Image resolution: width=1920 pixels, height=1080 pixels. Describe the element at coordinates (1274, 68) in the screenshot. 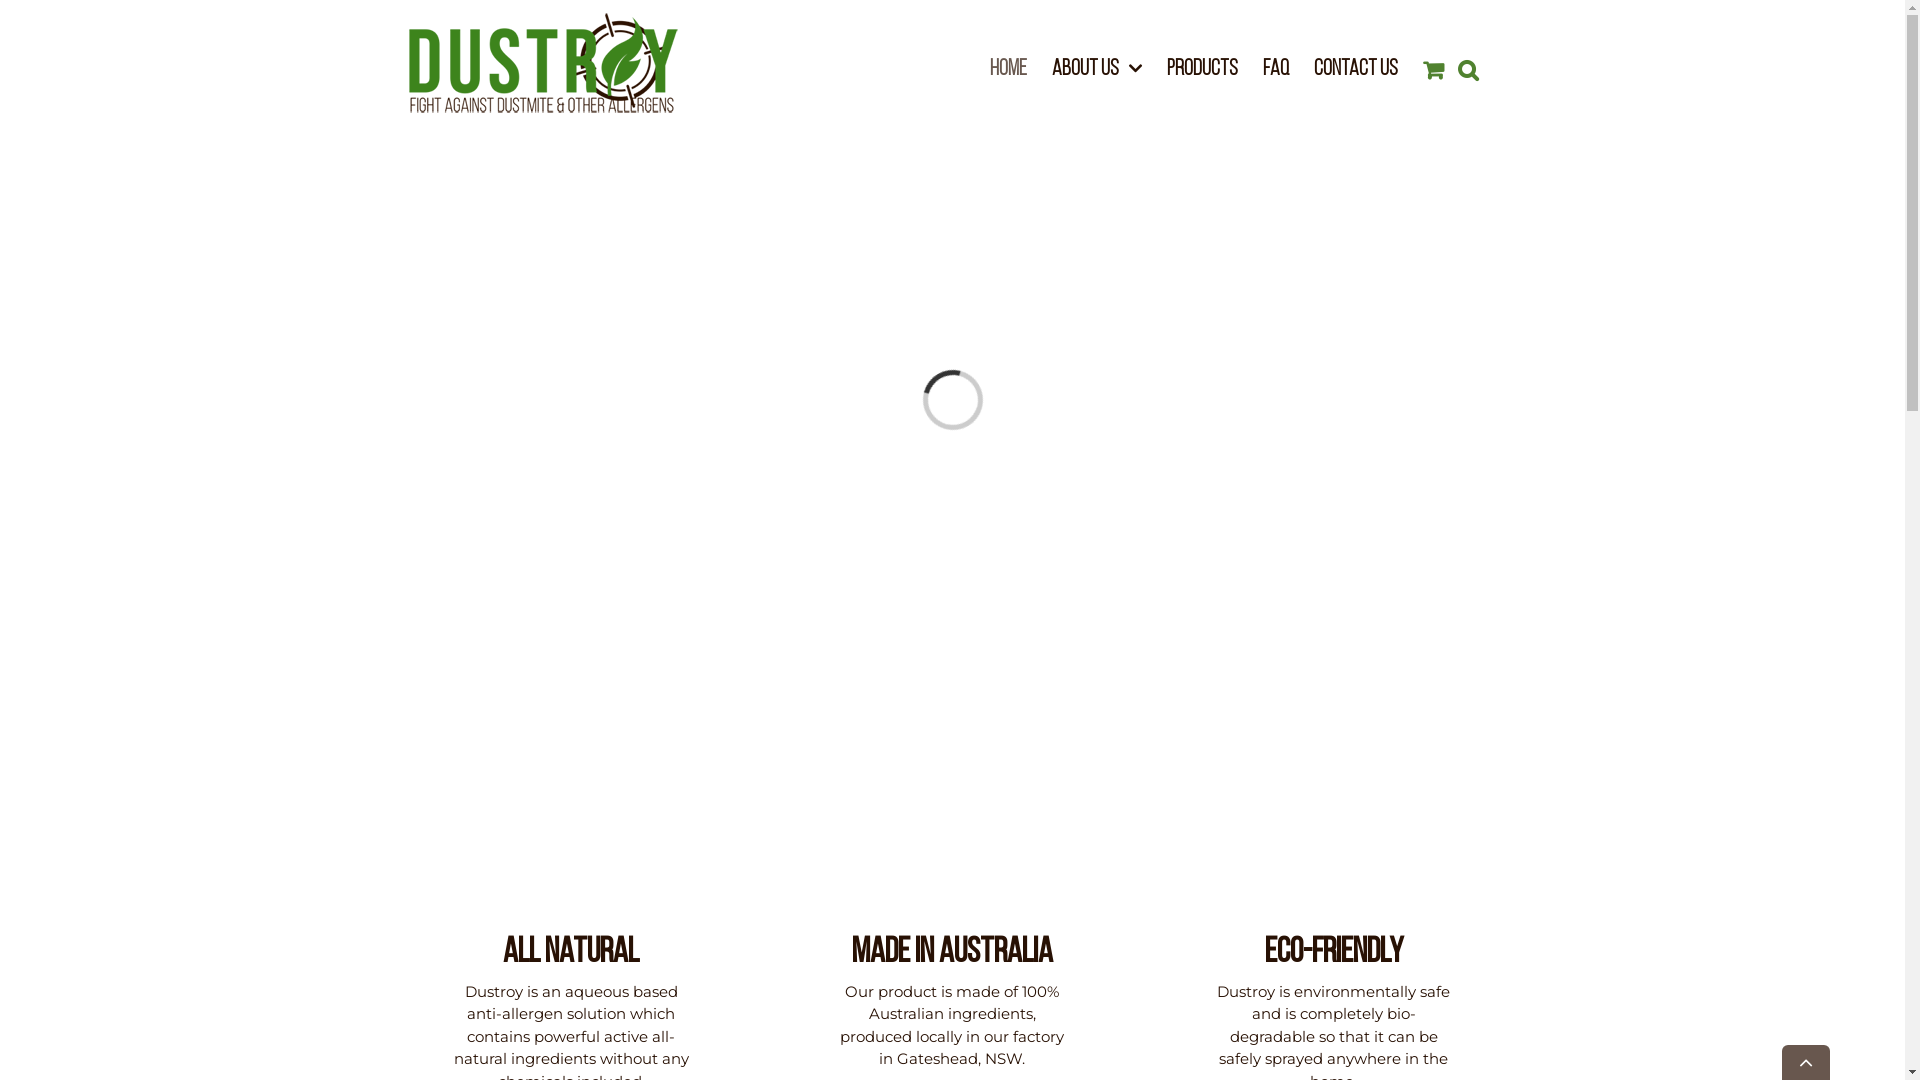

I see `'FAQ'` at that location.